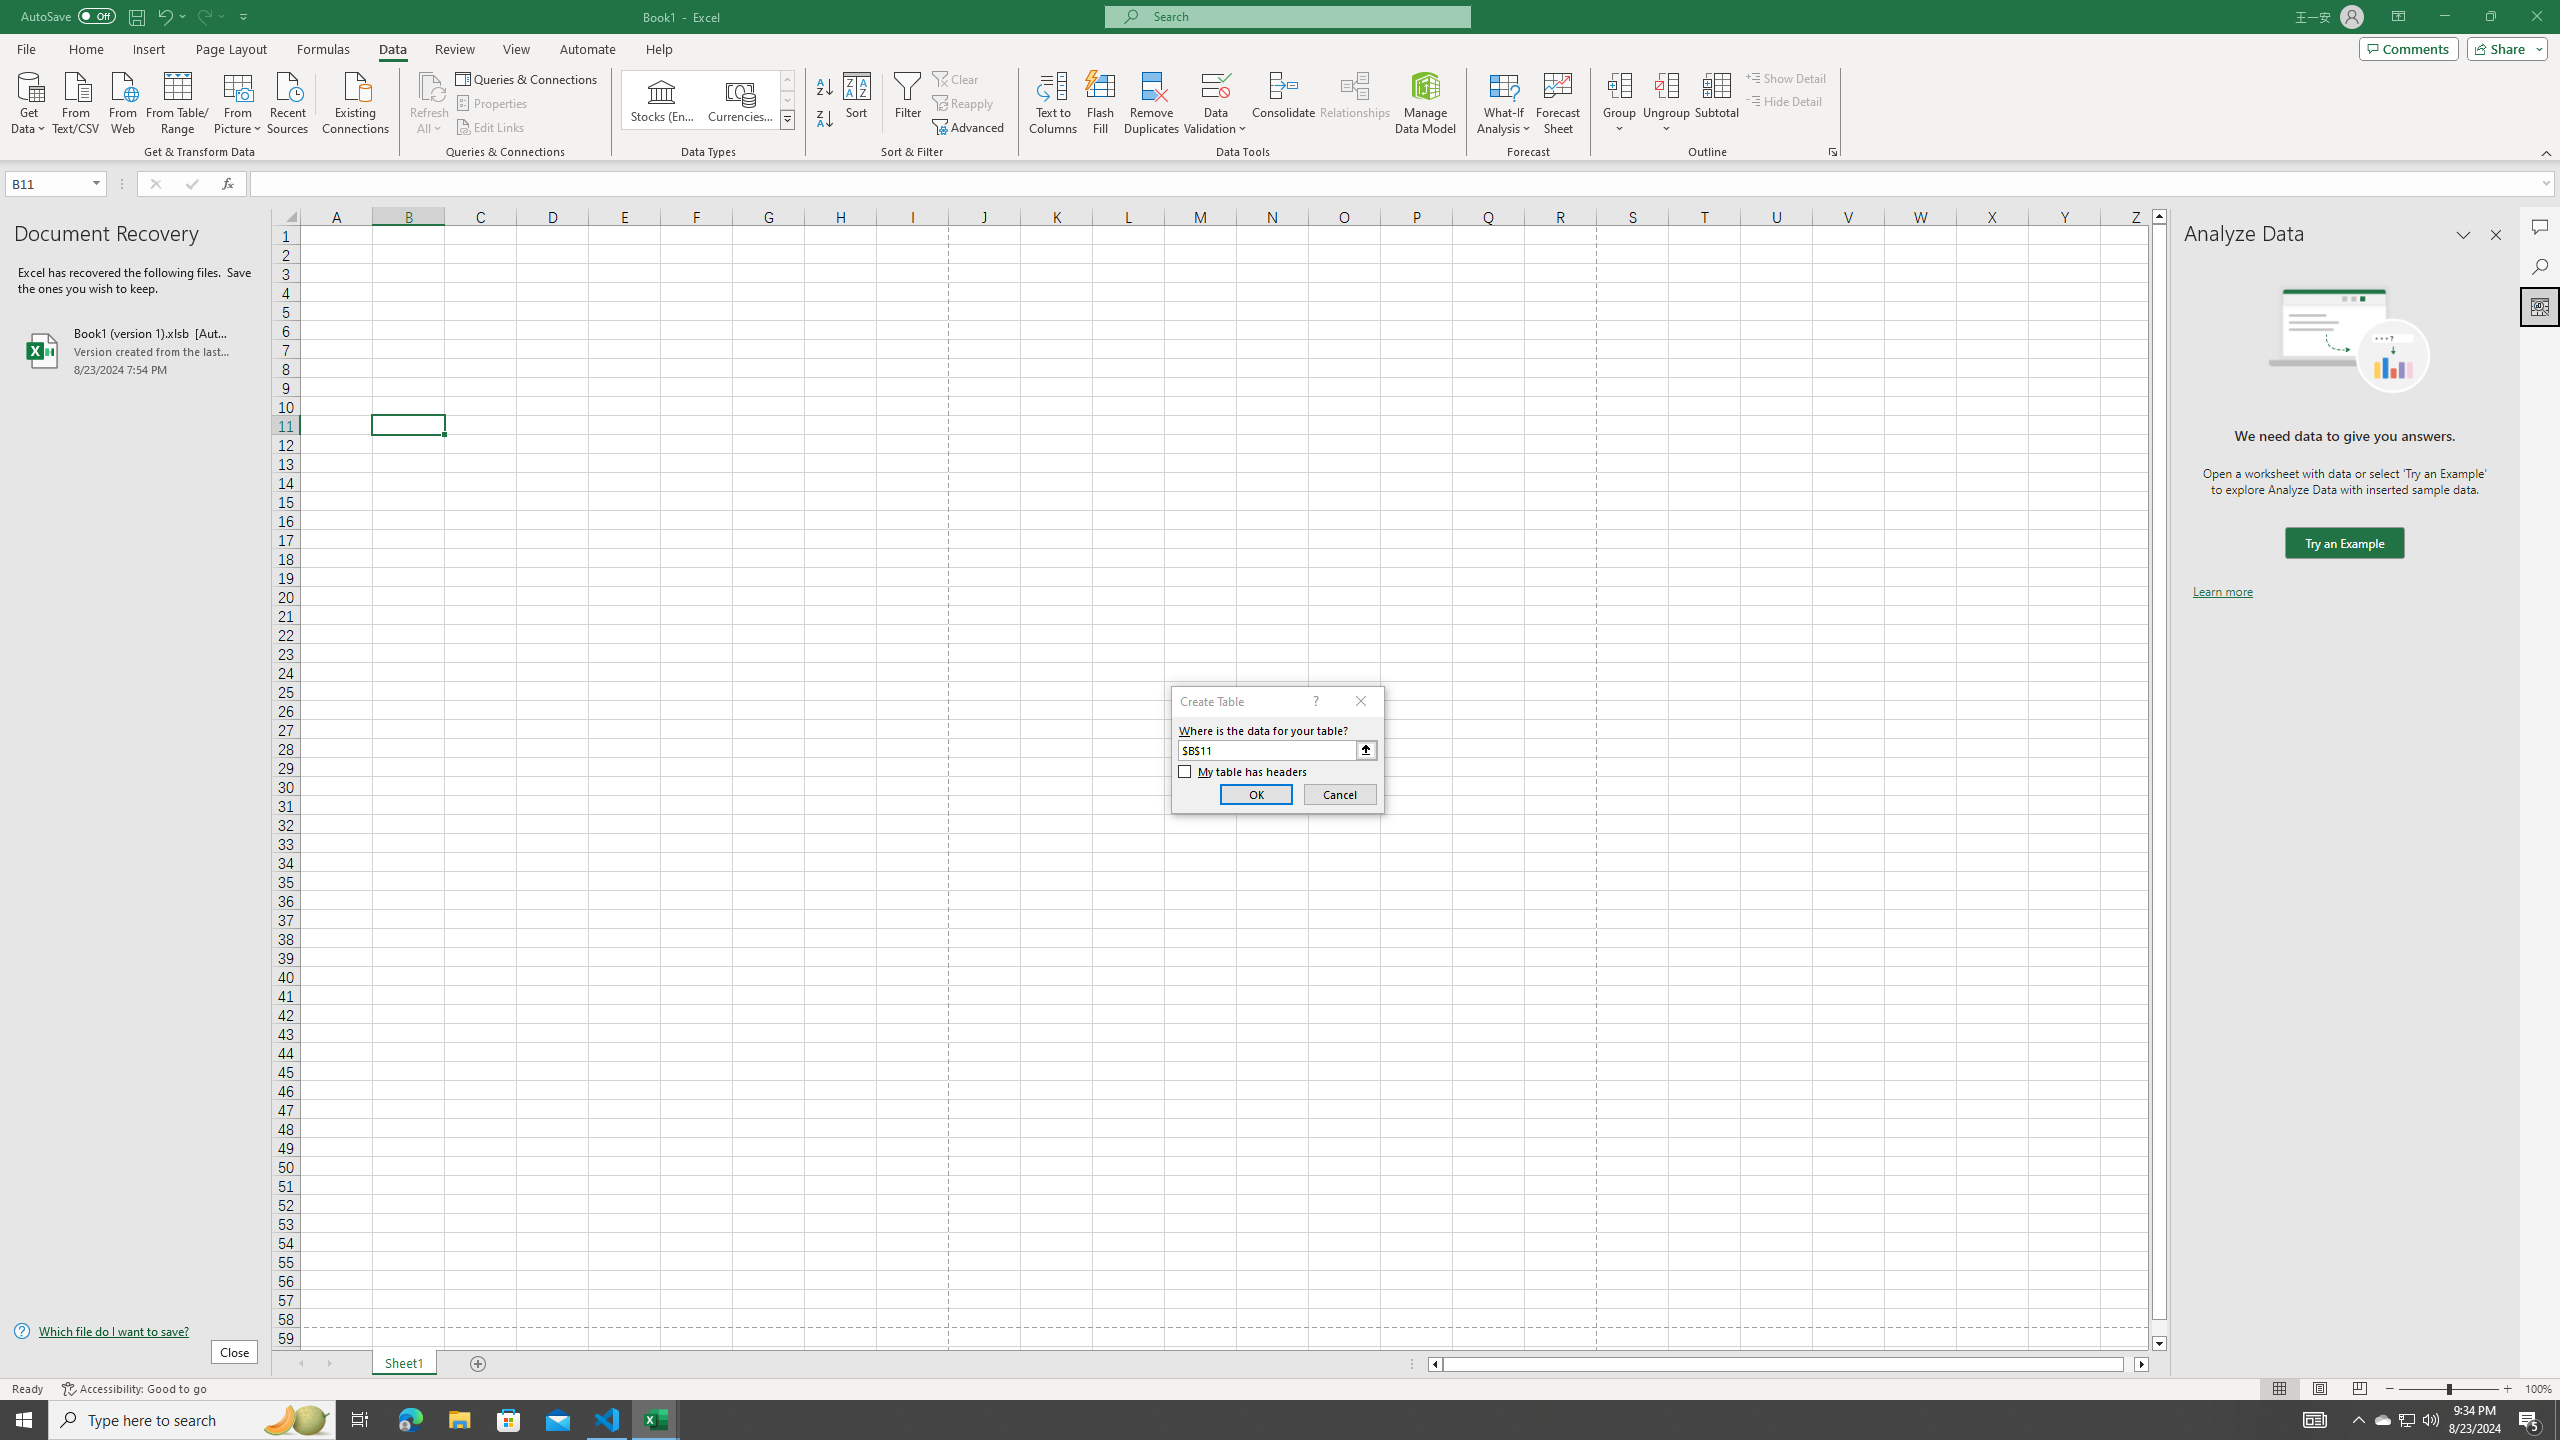 This screenshot has width=2560, height=1440. Describe the element at coordinates (2463, 234) in the screenshot. I see `'Task Pane Options'` at that location.